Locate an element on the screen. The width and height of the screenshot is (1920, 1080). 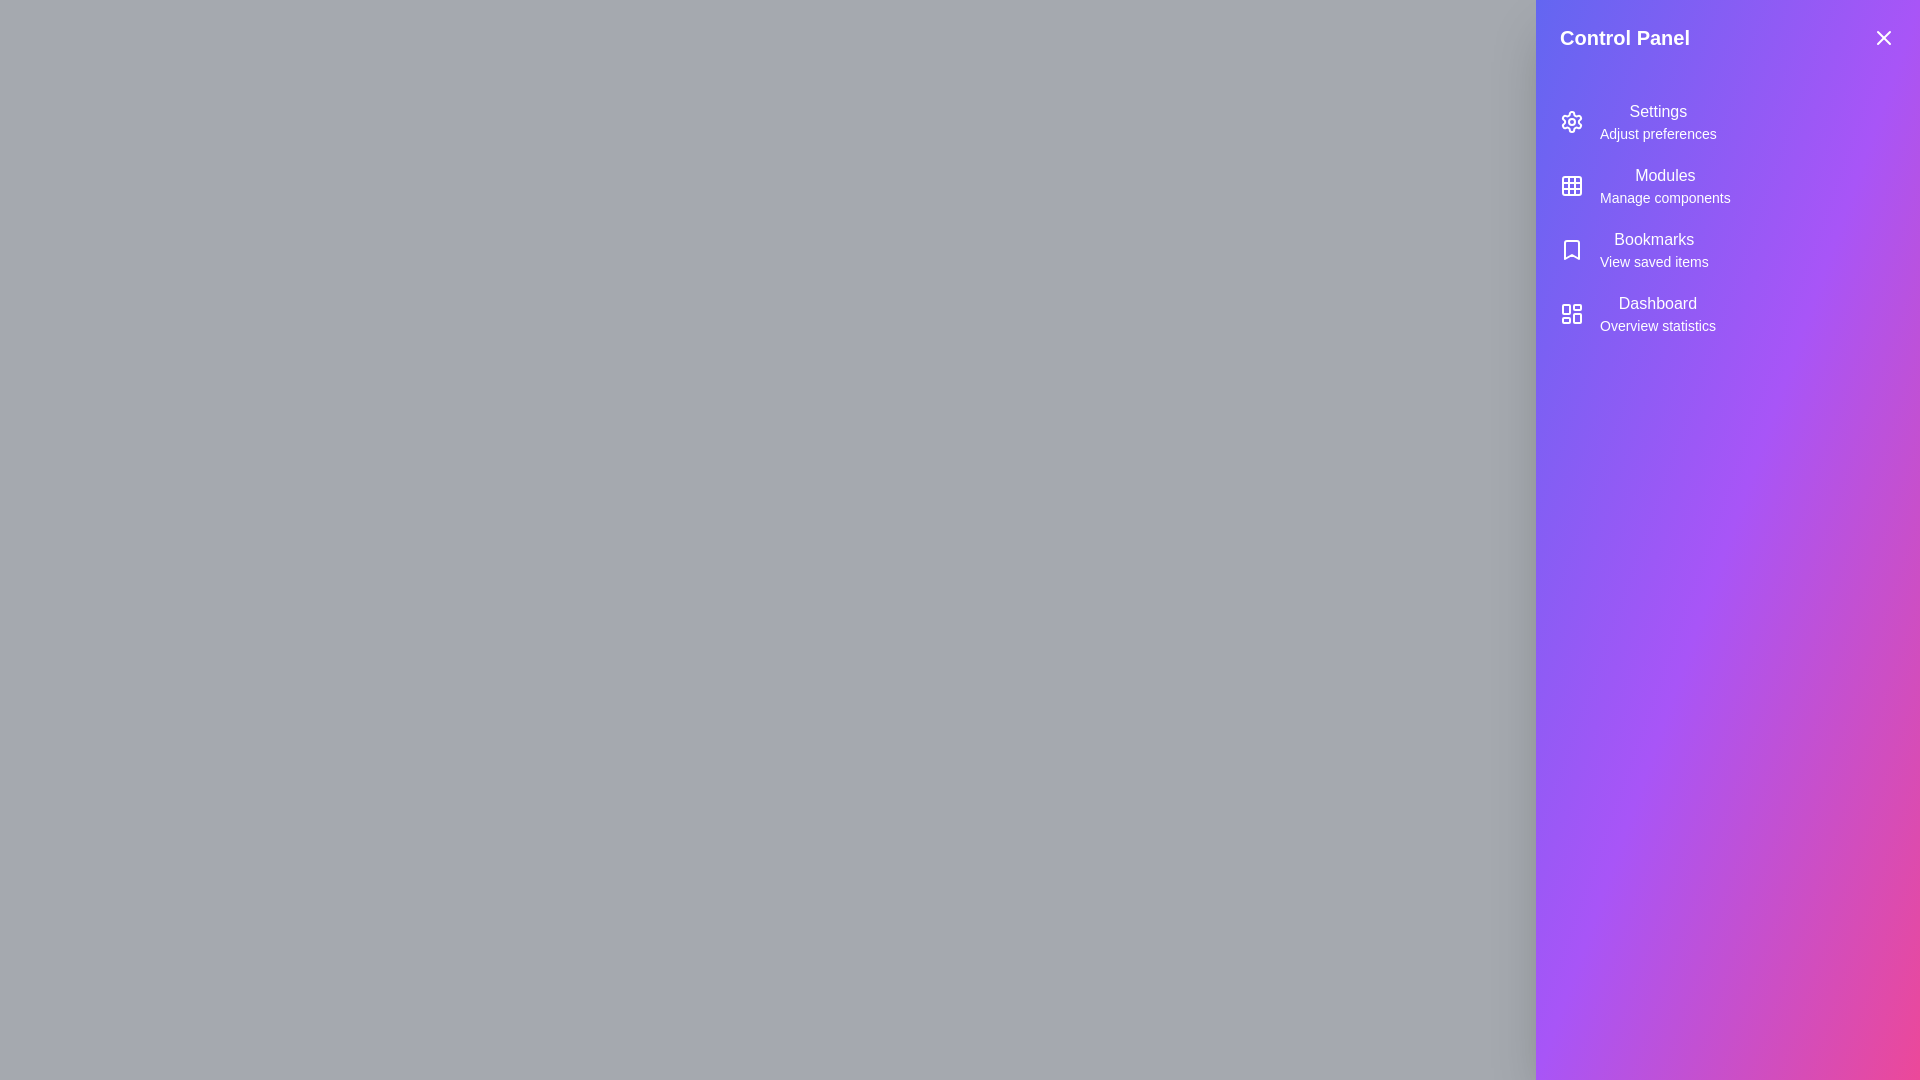
the 'Settings' text label located in the right-side 'Control Panel' panel is located at coordinates (1658, 122).